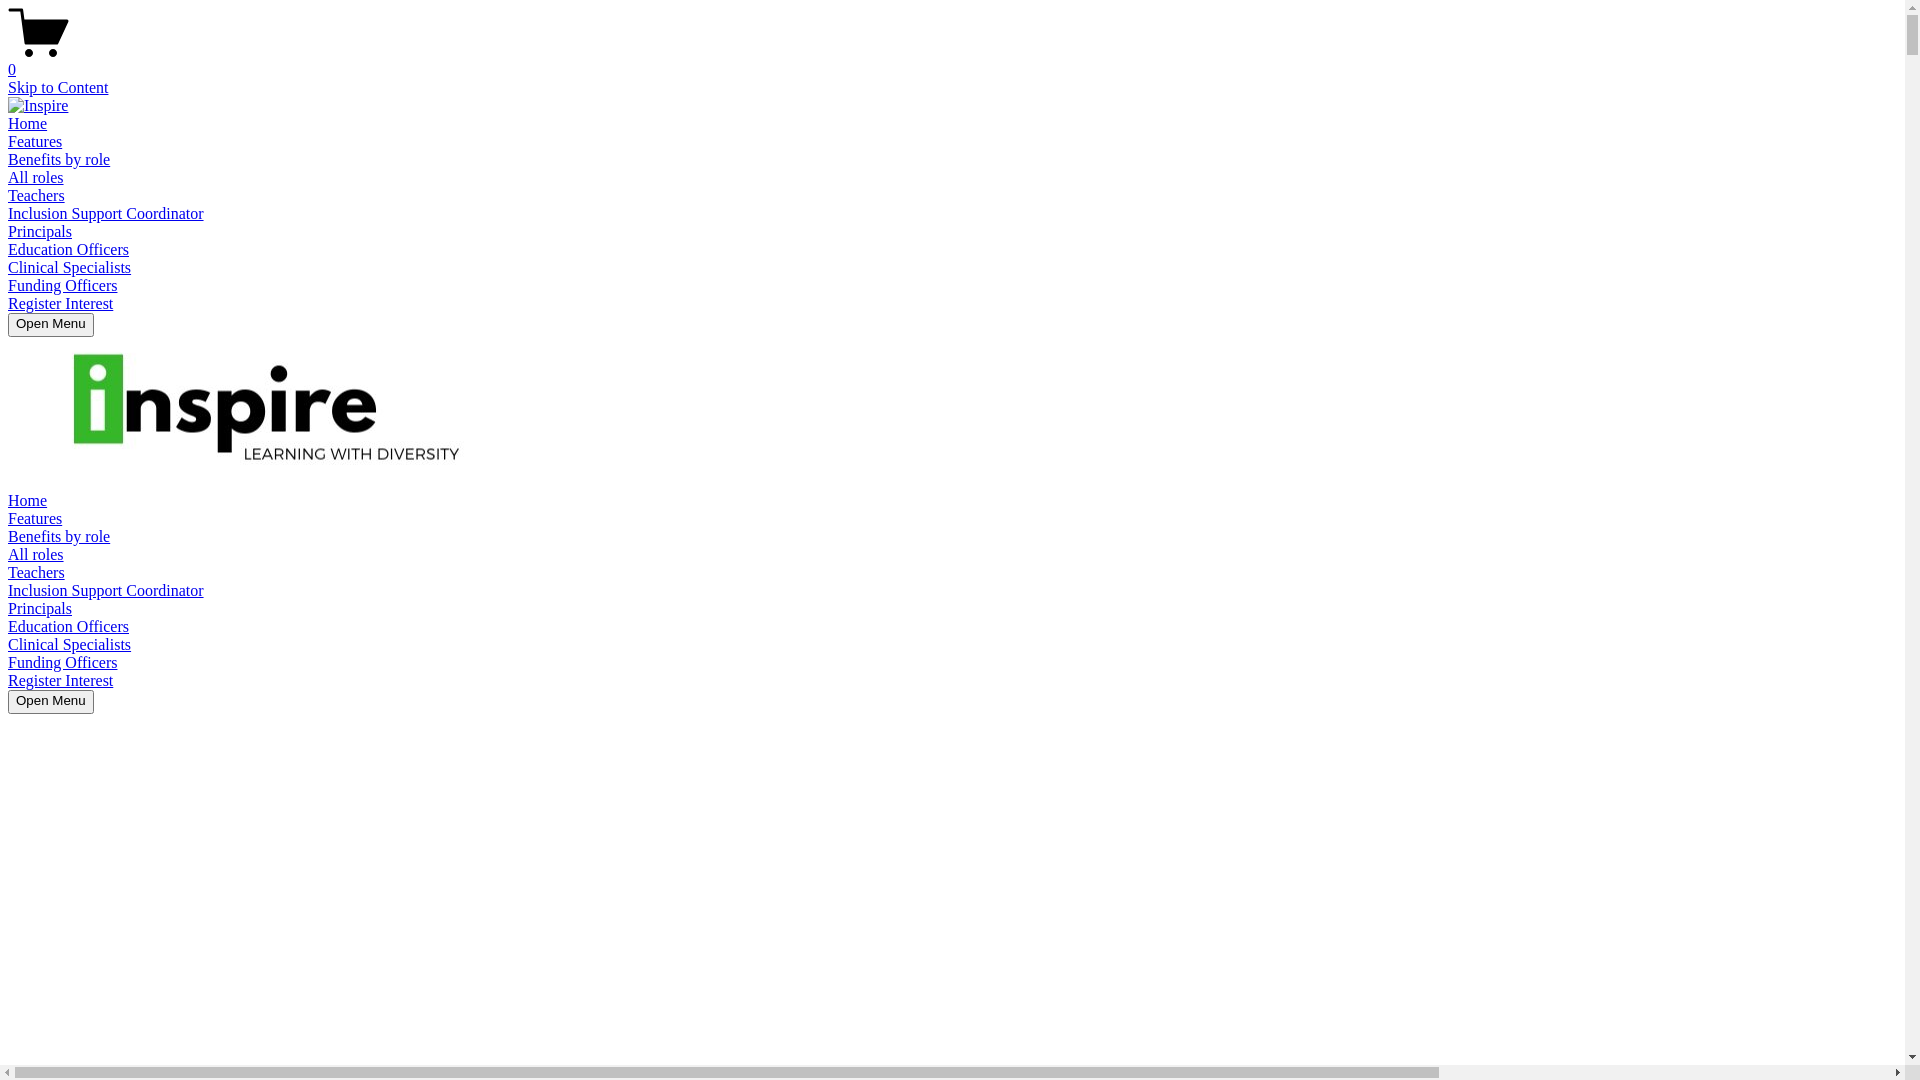  What do you see at coordinates (60, 303) in the screenshot?
I see `'Register Interest'` at bounding box center [60, 303].